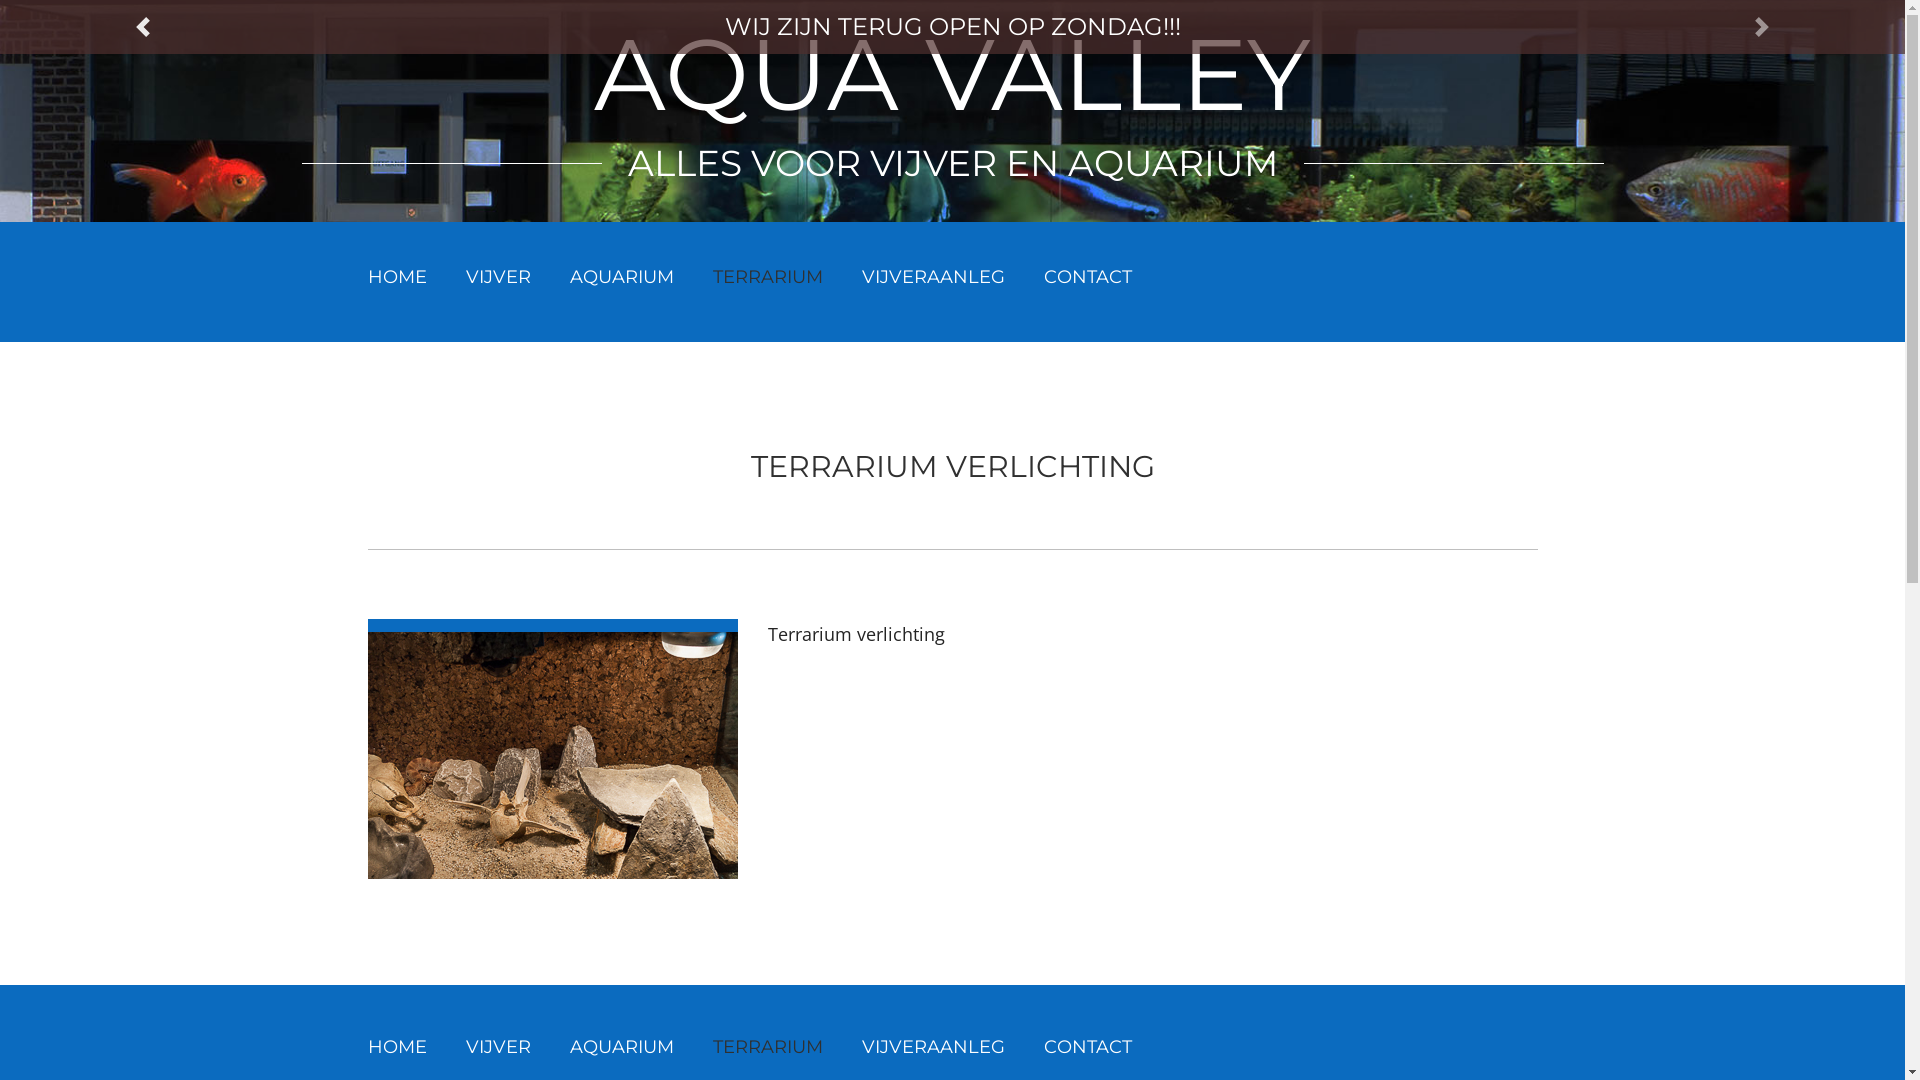 The width and height of the screenshot is (1920, 1080). Describe the element at coordinates (1087, 277) in the screenshot. I see `'CONTACT'` at that location.